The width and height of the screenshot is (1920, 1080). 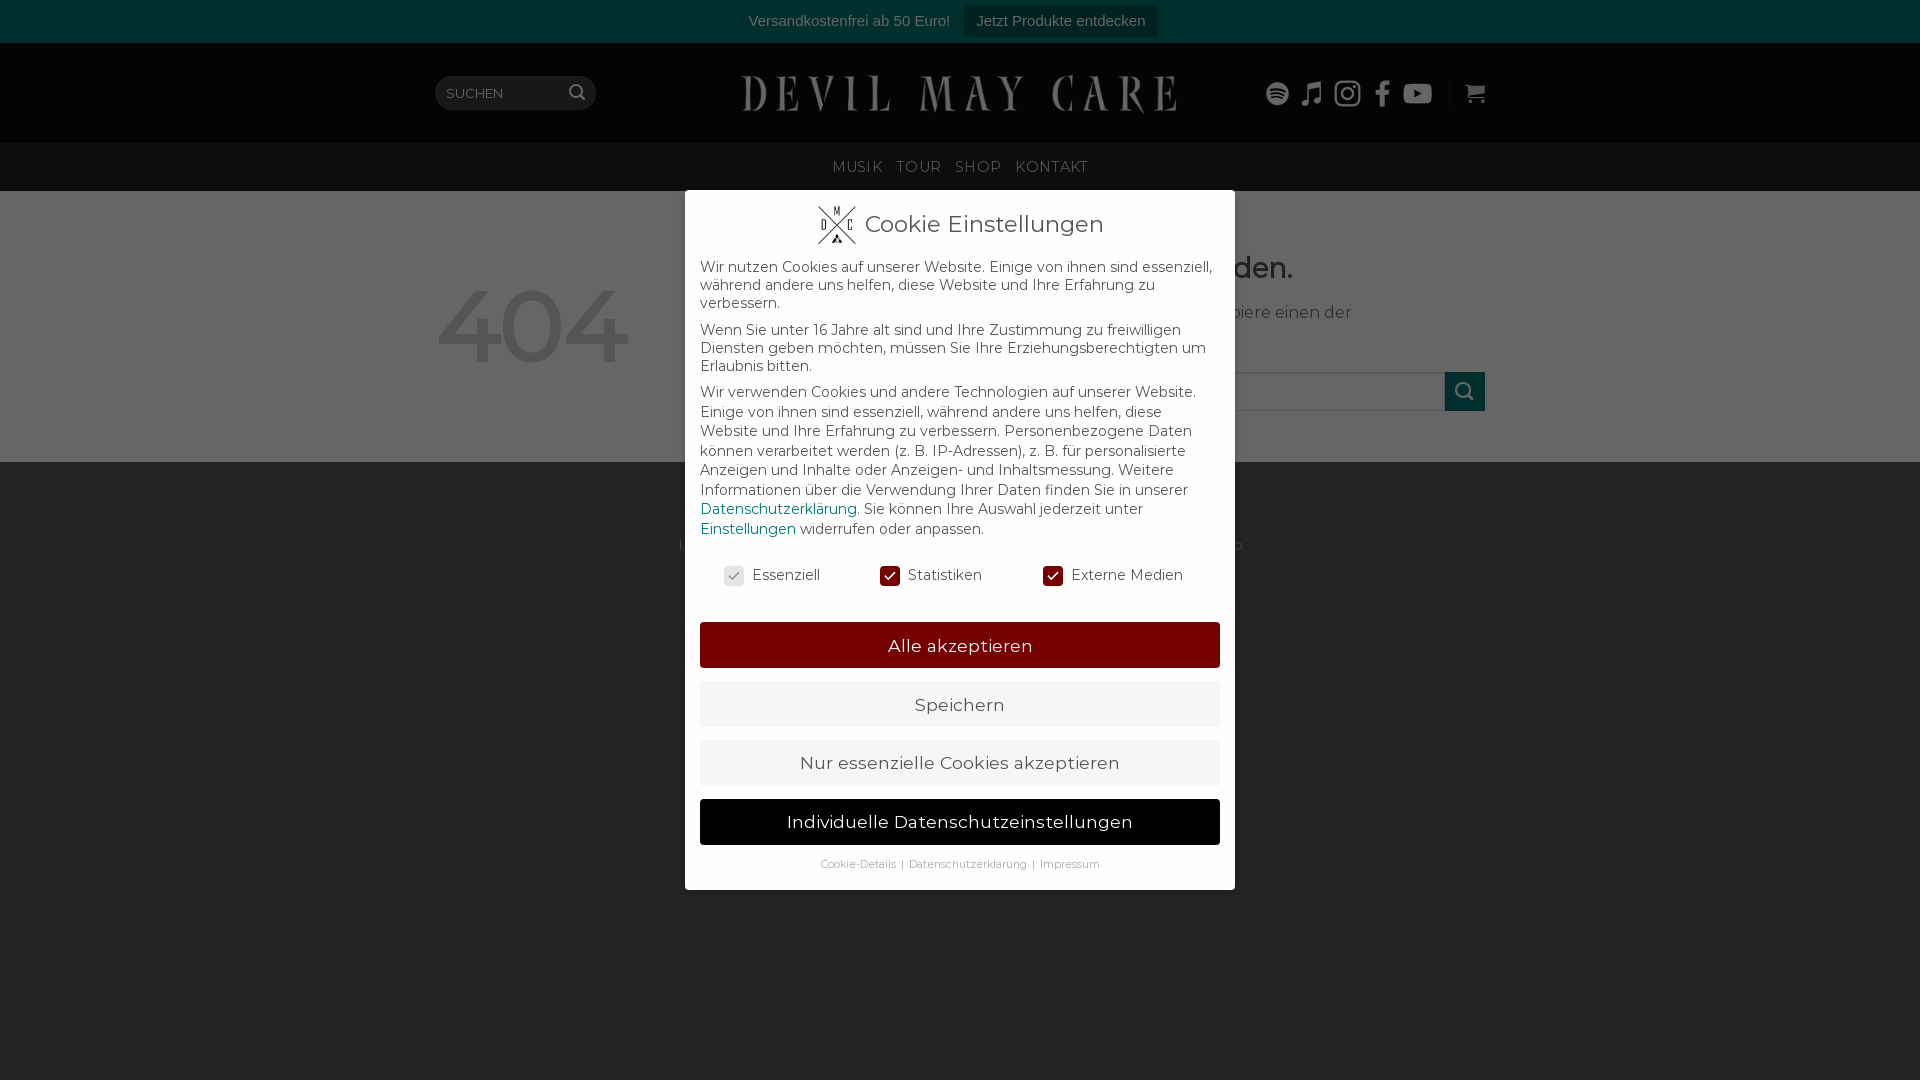 I want to click on 'Suche', so click(x=560, y=92).